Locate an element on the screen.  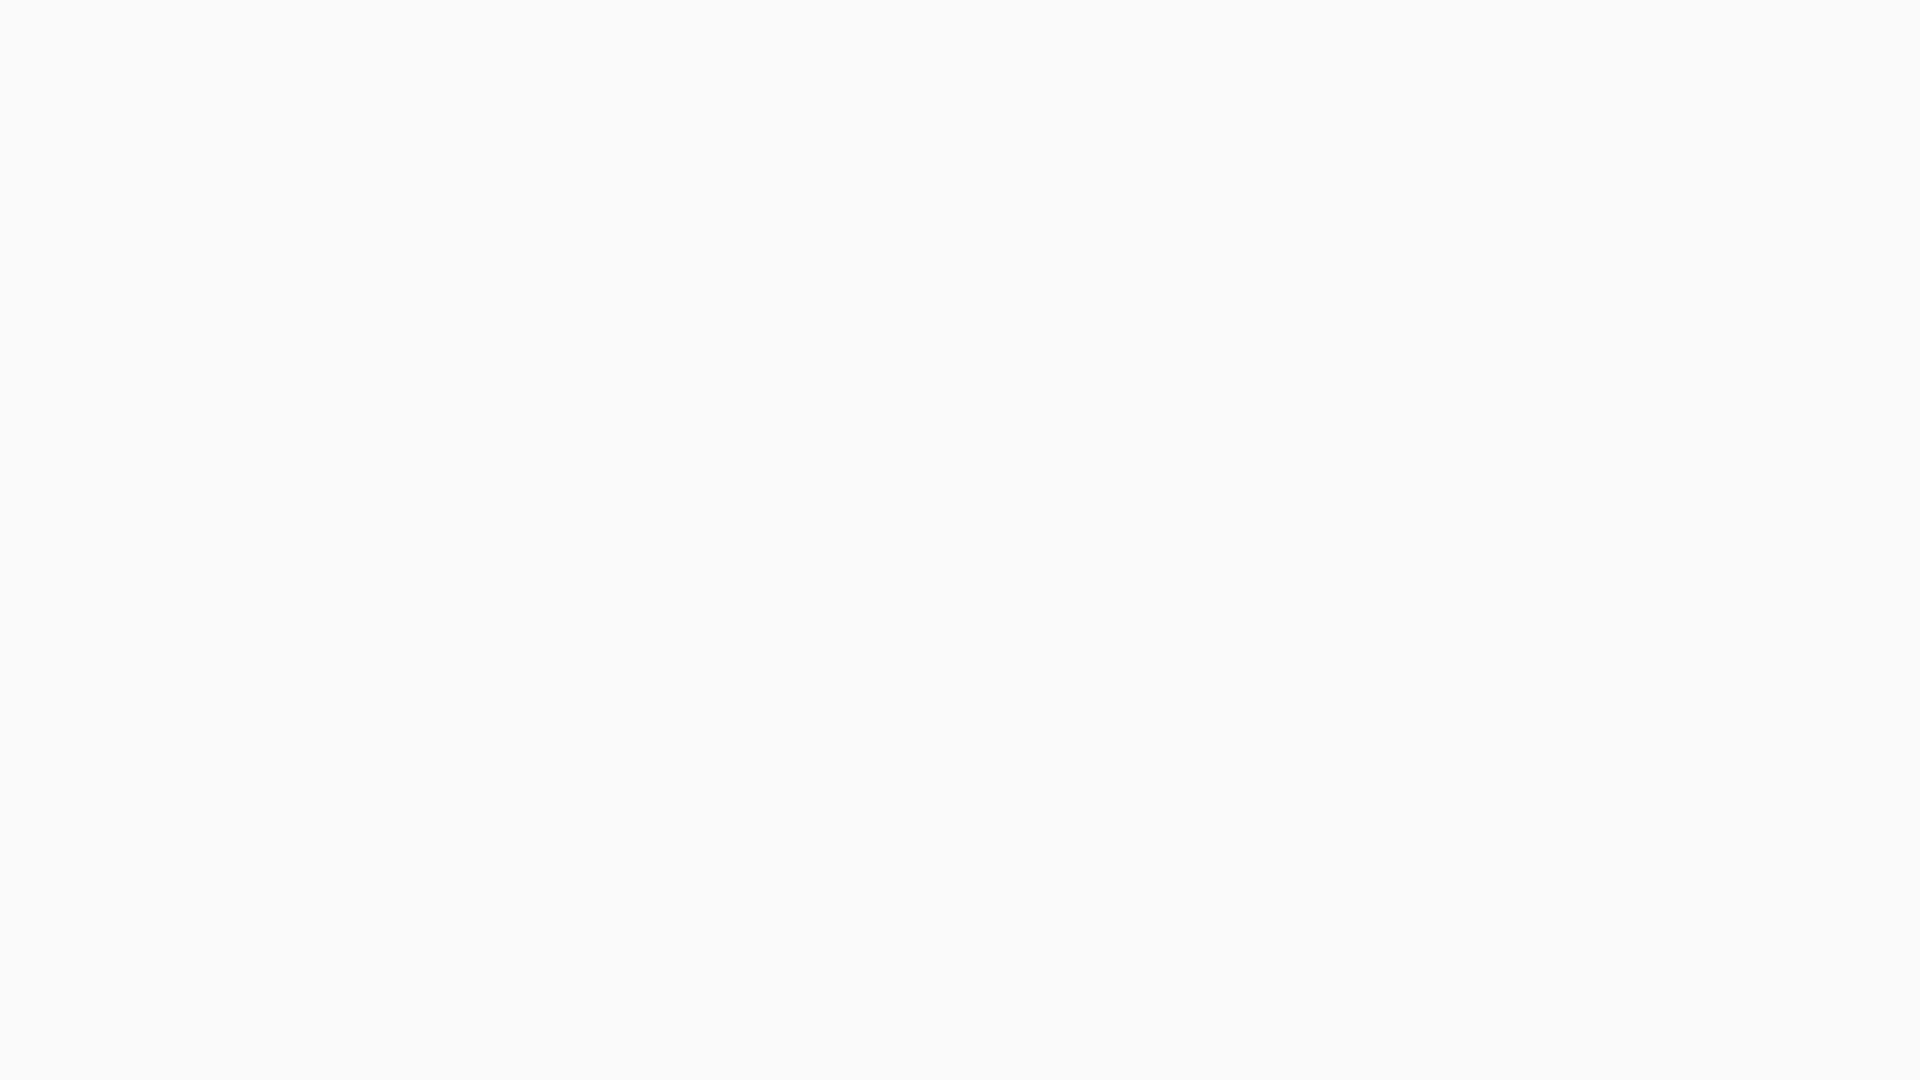
No is located at coordinates (1775, 982).